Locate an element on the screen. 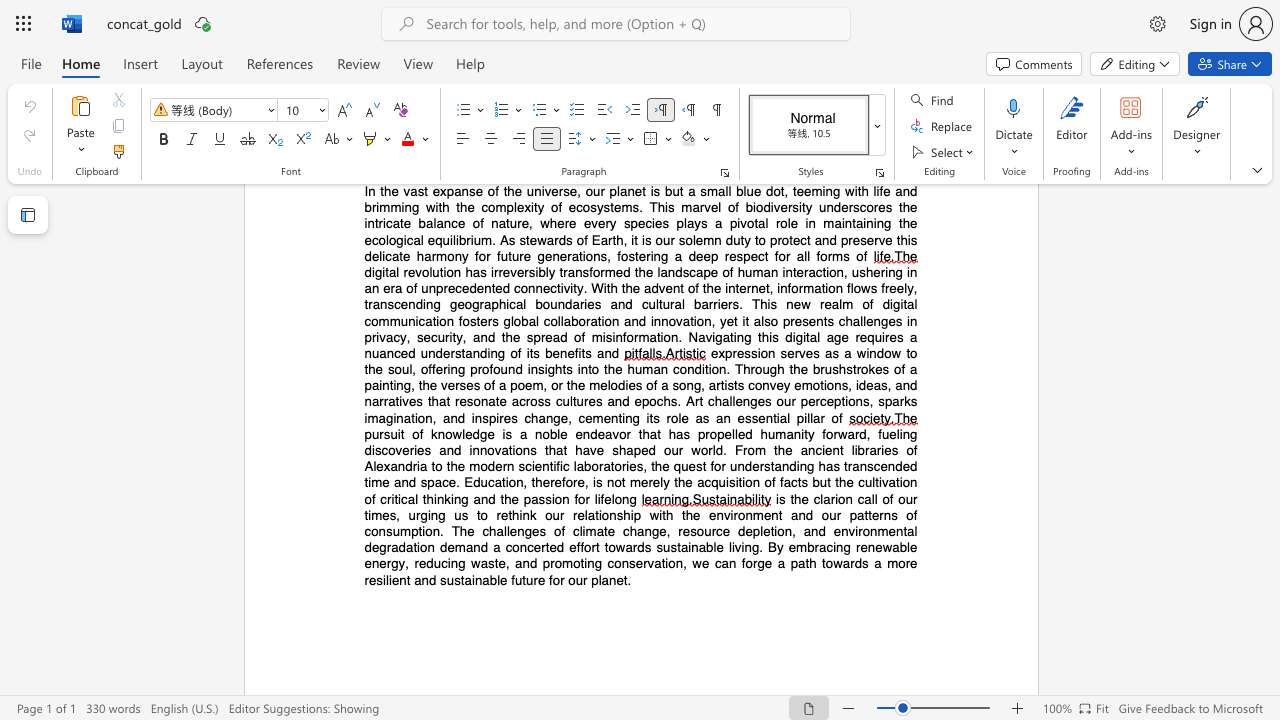 This screenshot has height=720, width=1280. the subset text "cy, security, and the spread of misinformation. Navigating this digital age re" within the text "digital revolution has irreversibly transformed the landscape of human interaction, ushering in an era of unprecedented connectivity. With the advent of the internet, information flows freely, transcending geographical boundaries and cultural barriers. This new realm of digital communication fosters global collaboration and innovation, yet it also presents challenges in privacy, security, and the spread of misinformation. Navigating this digital age requires a nuanced understanding of its benefits and" is located at coordinates (393, 336).